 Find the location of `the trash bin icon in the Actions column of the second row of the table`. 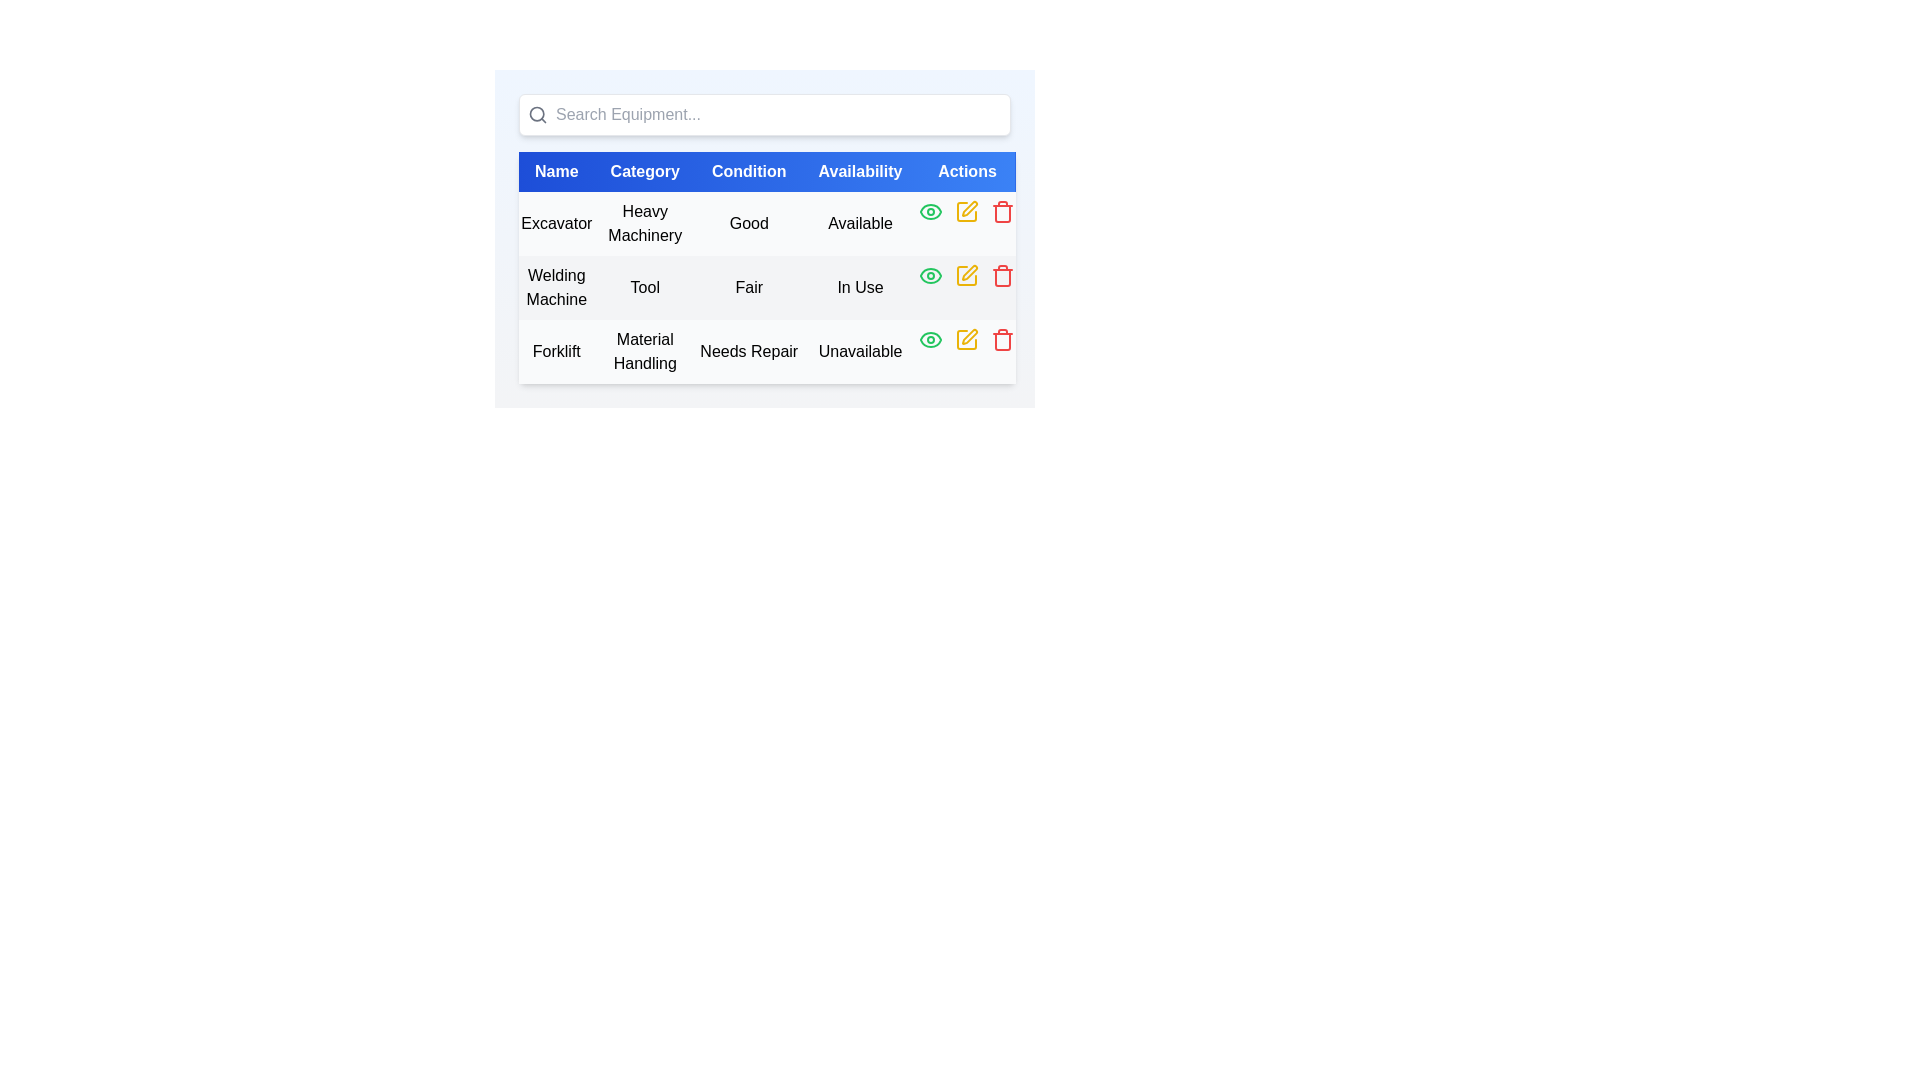

the trash bin icon in the Actions column of the second row of the table is located at coordinates (1003, 276).